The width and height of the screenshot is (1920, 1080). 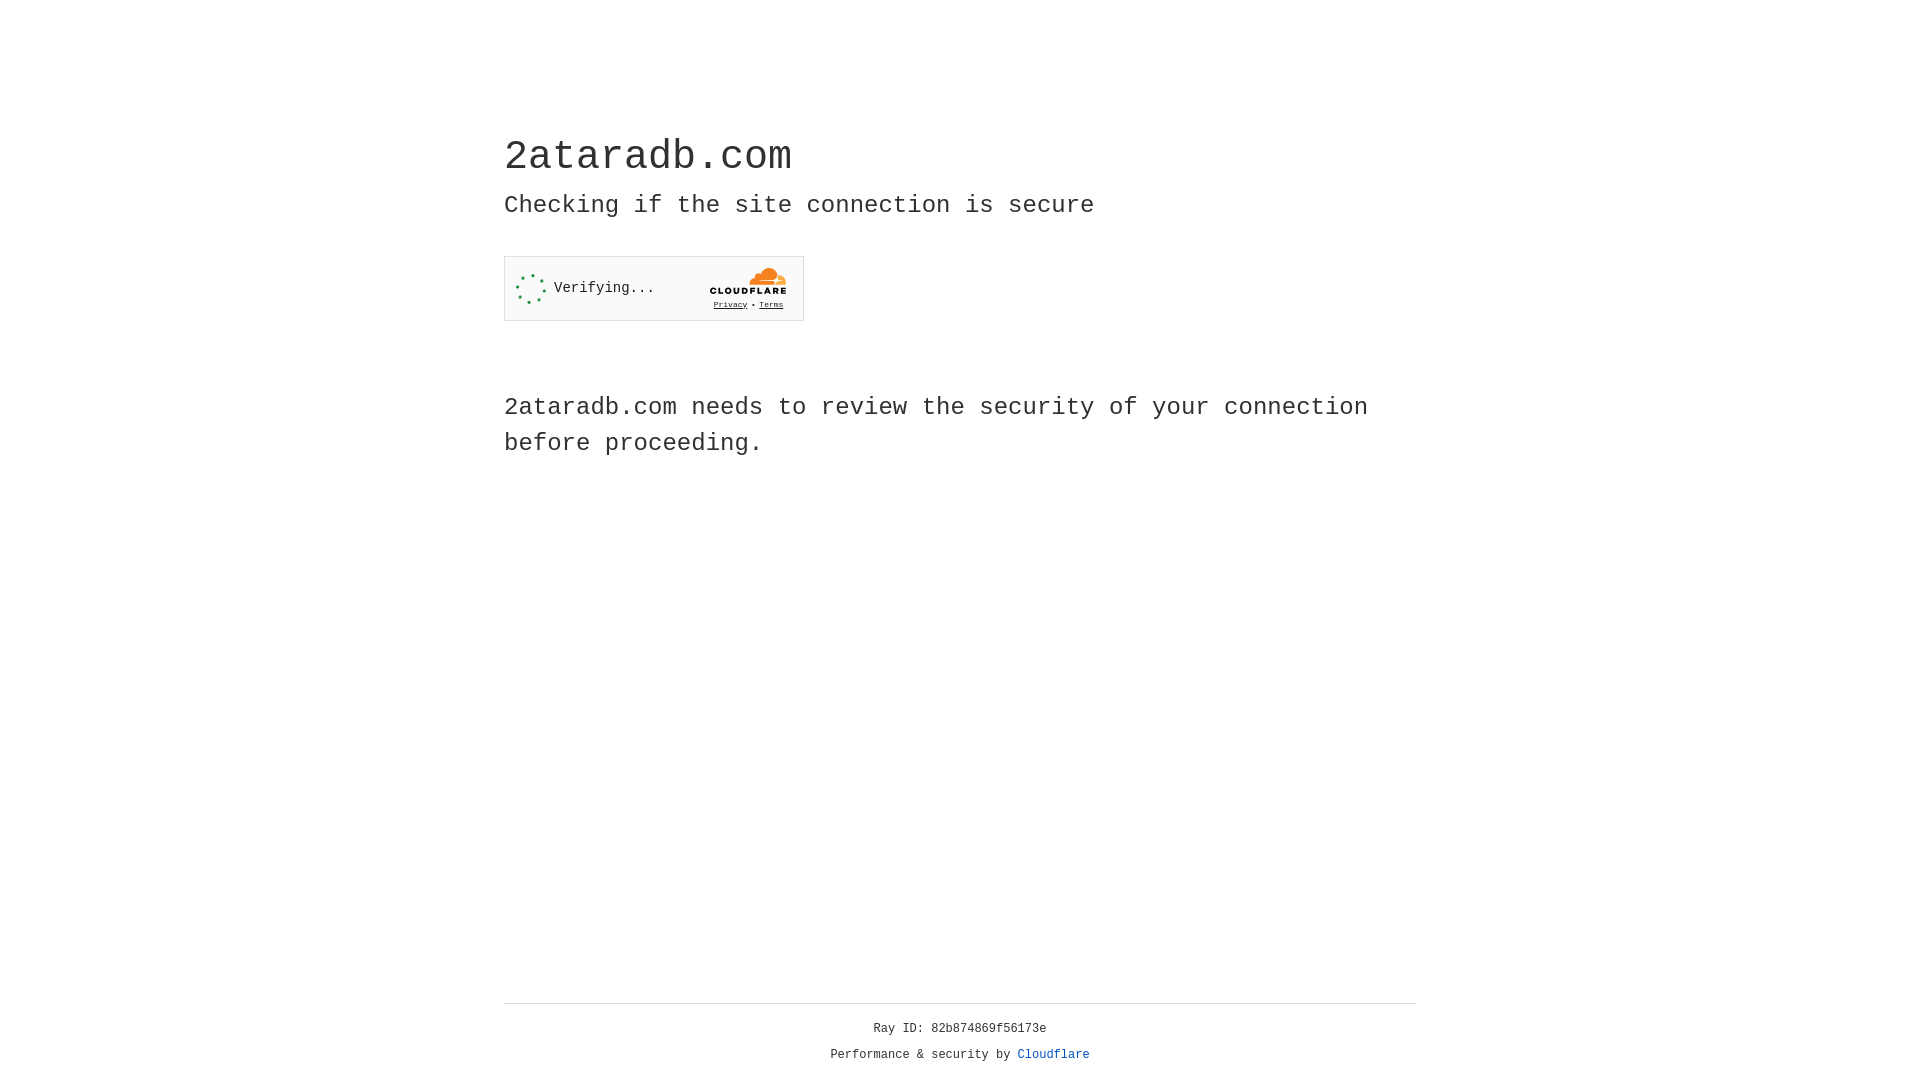 I want to click on 'Cloudflare', so click(x=1053, y=1054).